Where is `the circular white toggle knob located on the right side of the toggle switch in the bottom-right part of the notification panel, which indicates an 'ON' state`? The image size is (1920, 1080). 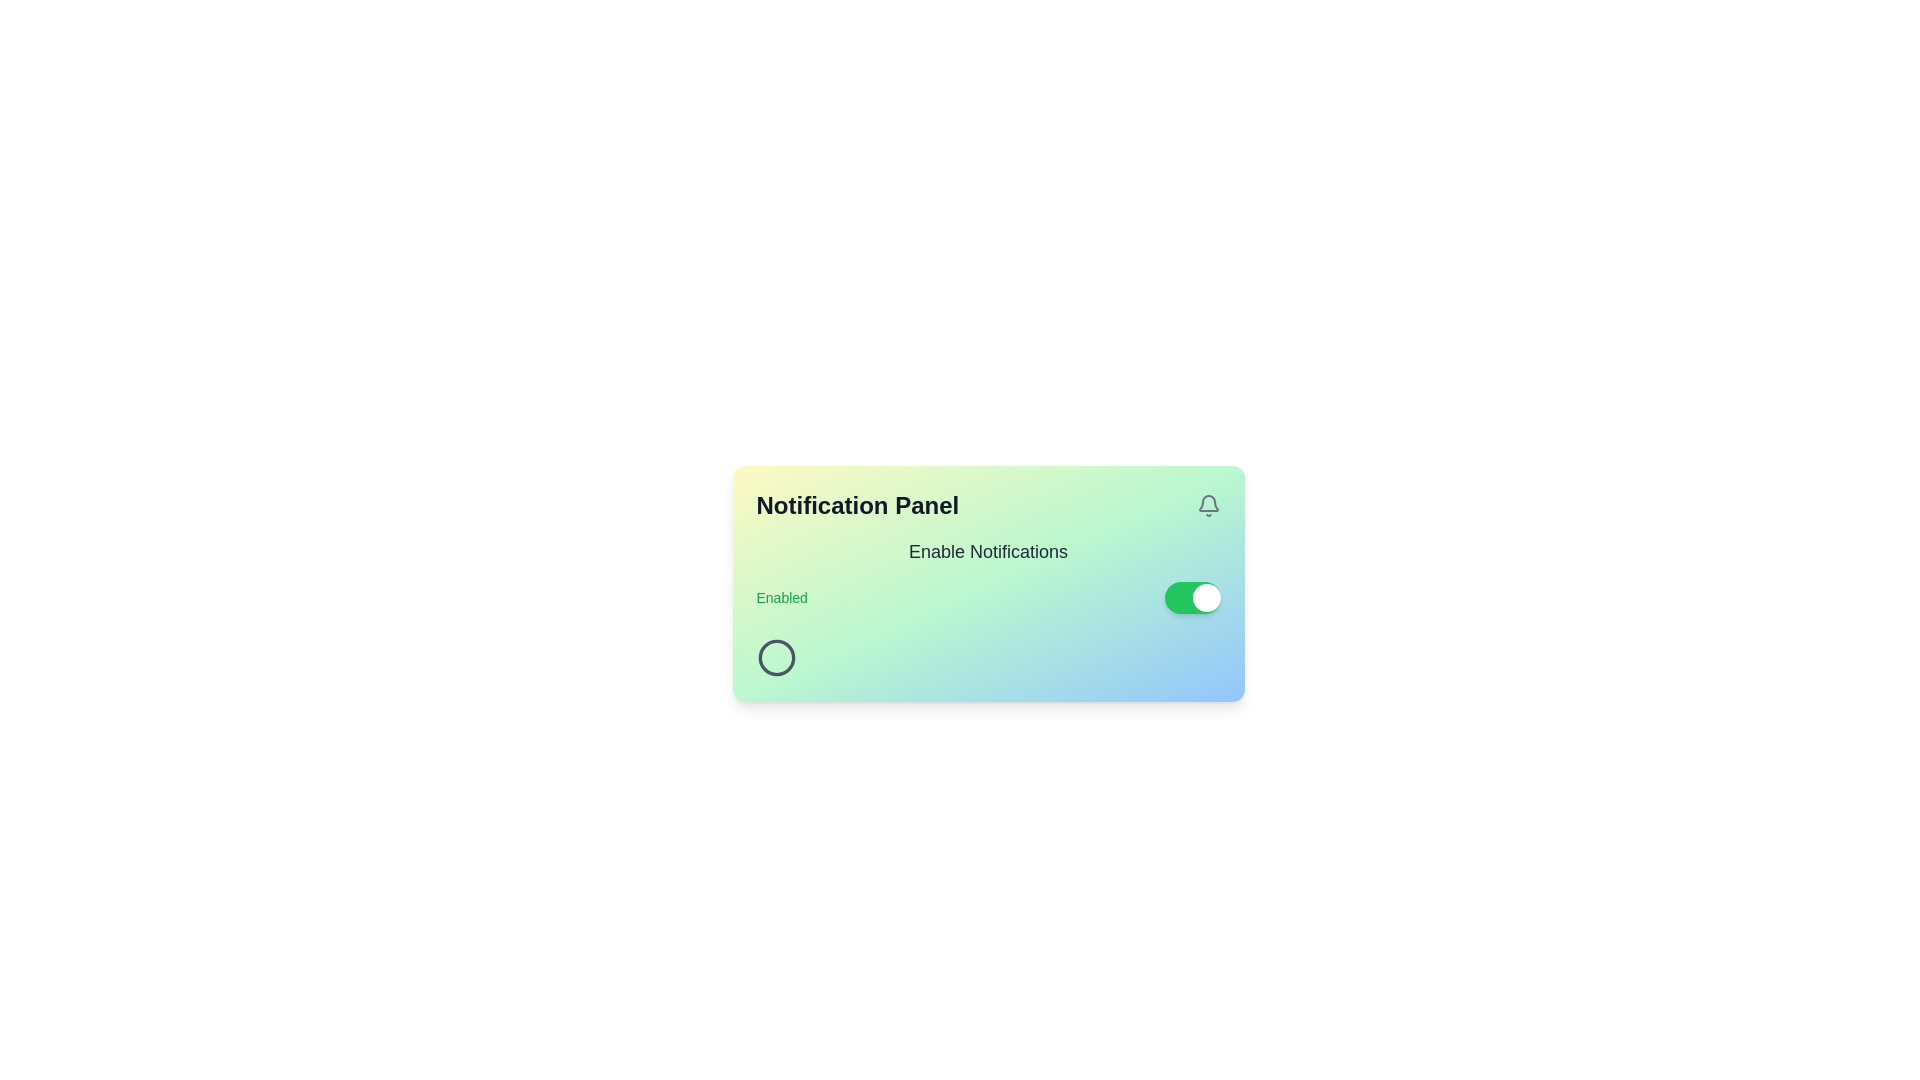 the circular white toggle knob located on the right side of the toggle switch in the bottom-right part of the notification panel, which indicates an 'ON' state is located at coordinates (1205, 596).